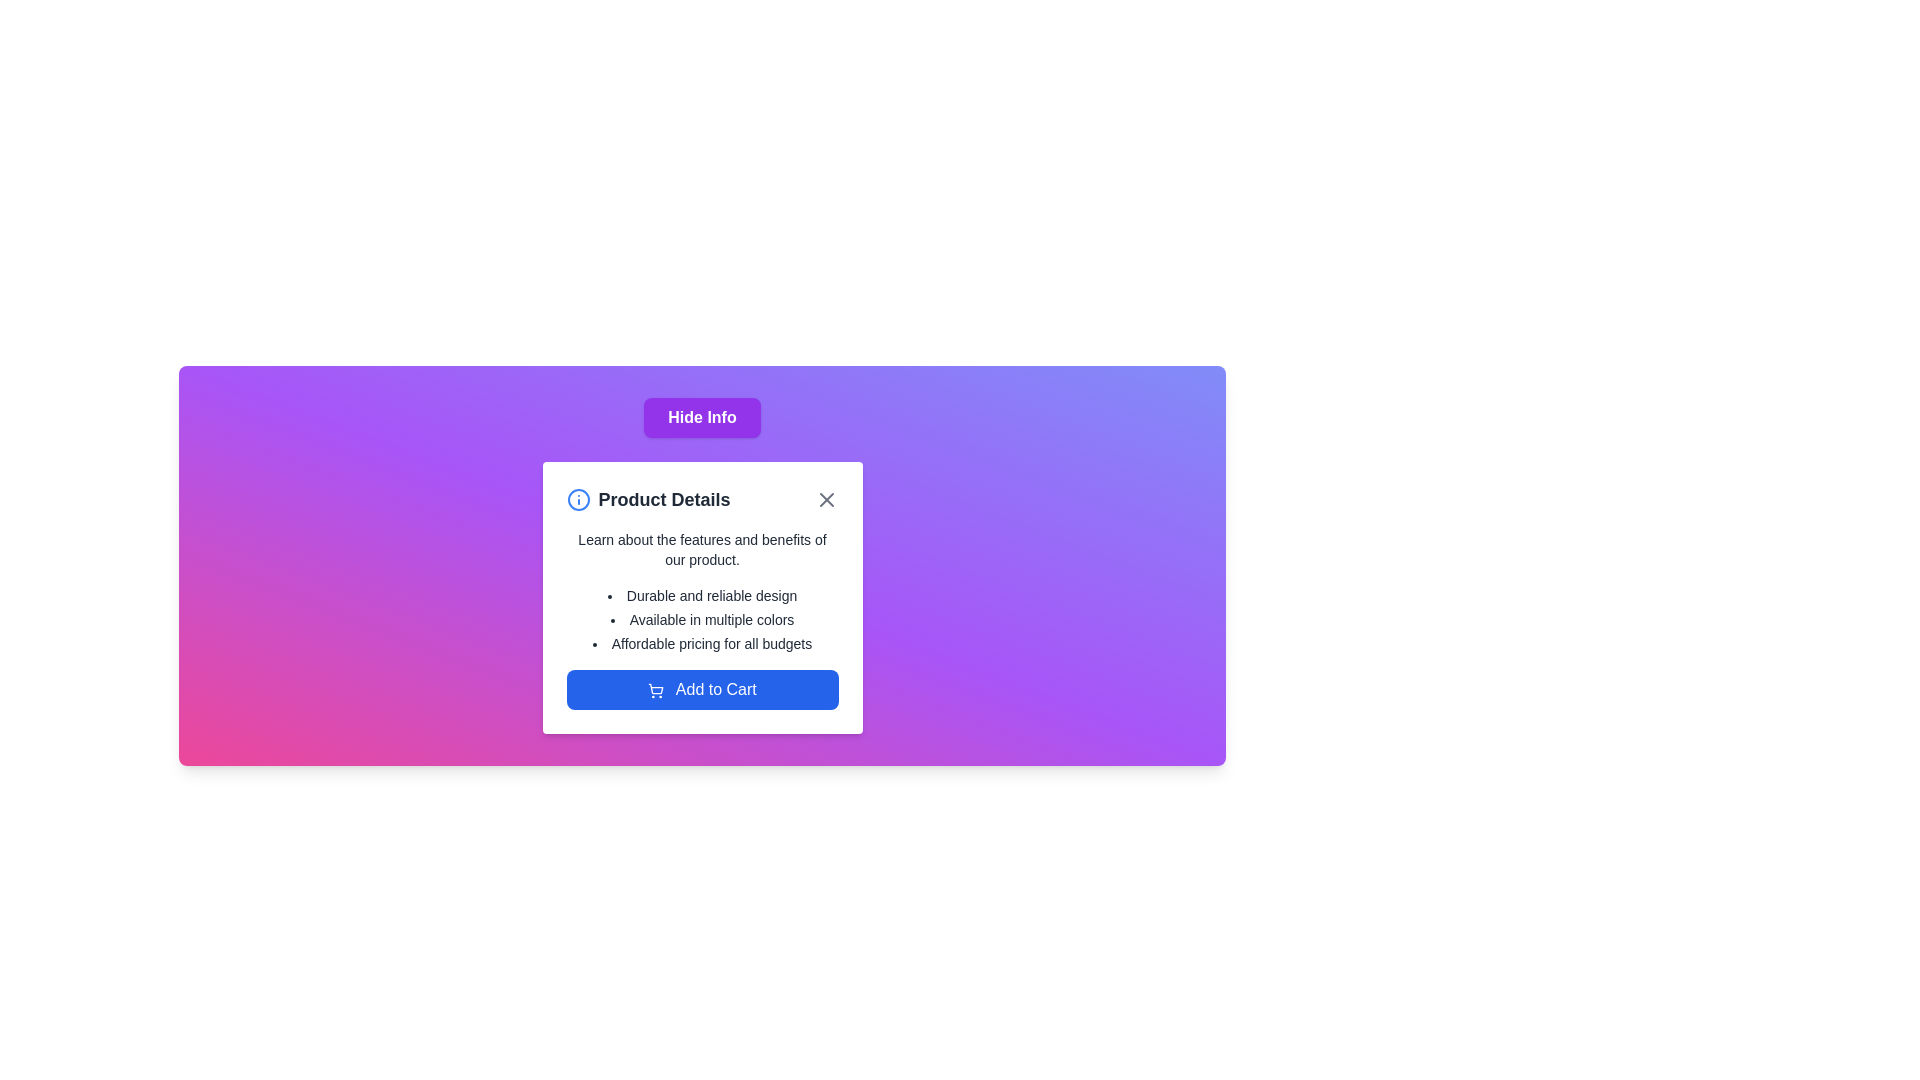 The height and width of the screenshot is (1080, 1920). I want to click on the 'Product Details' text label, which serves as the title for the content box, providing context to the details presented in the box, so click(664, 499).